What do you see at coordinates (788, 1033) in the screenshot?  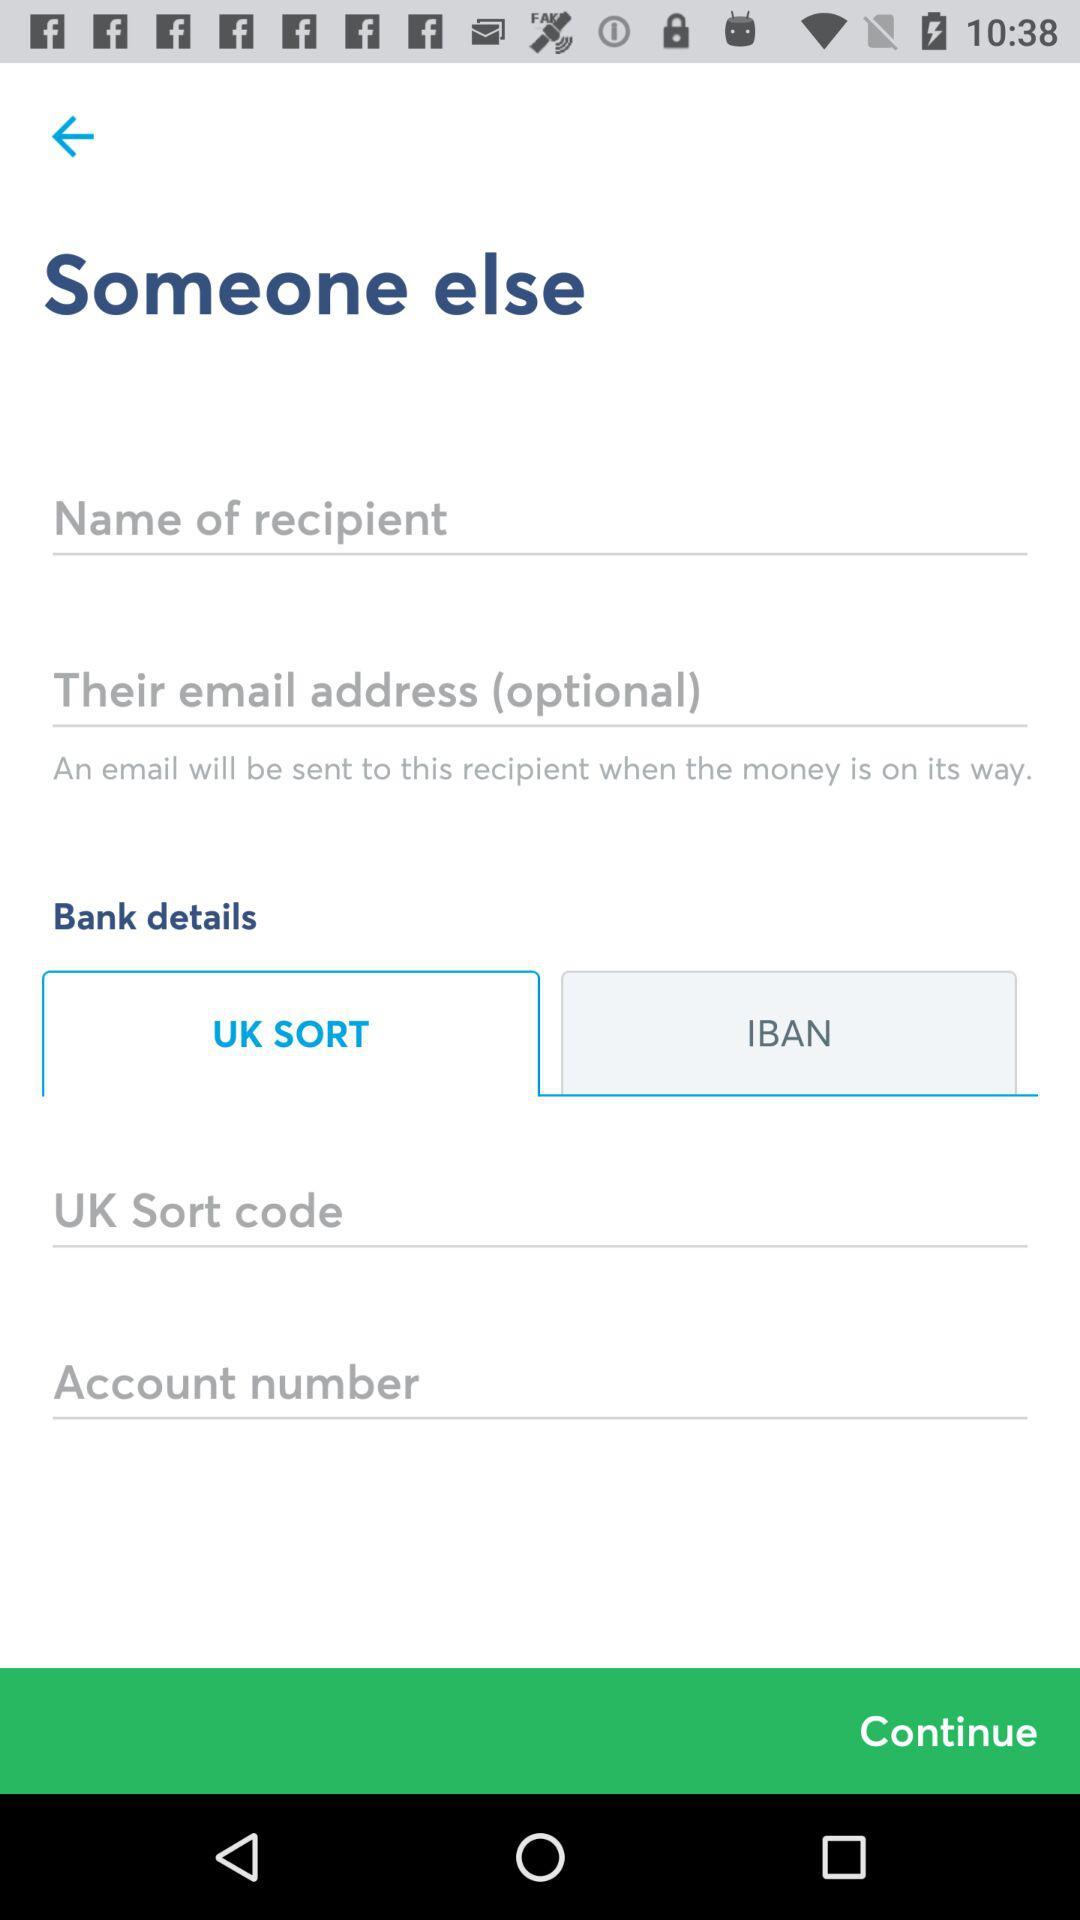 I see `the button which is right to uk sort` at bounding box center [788, 1033].